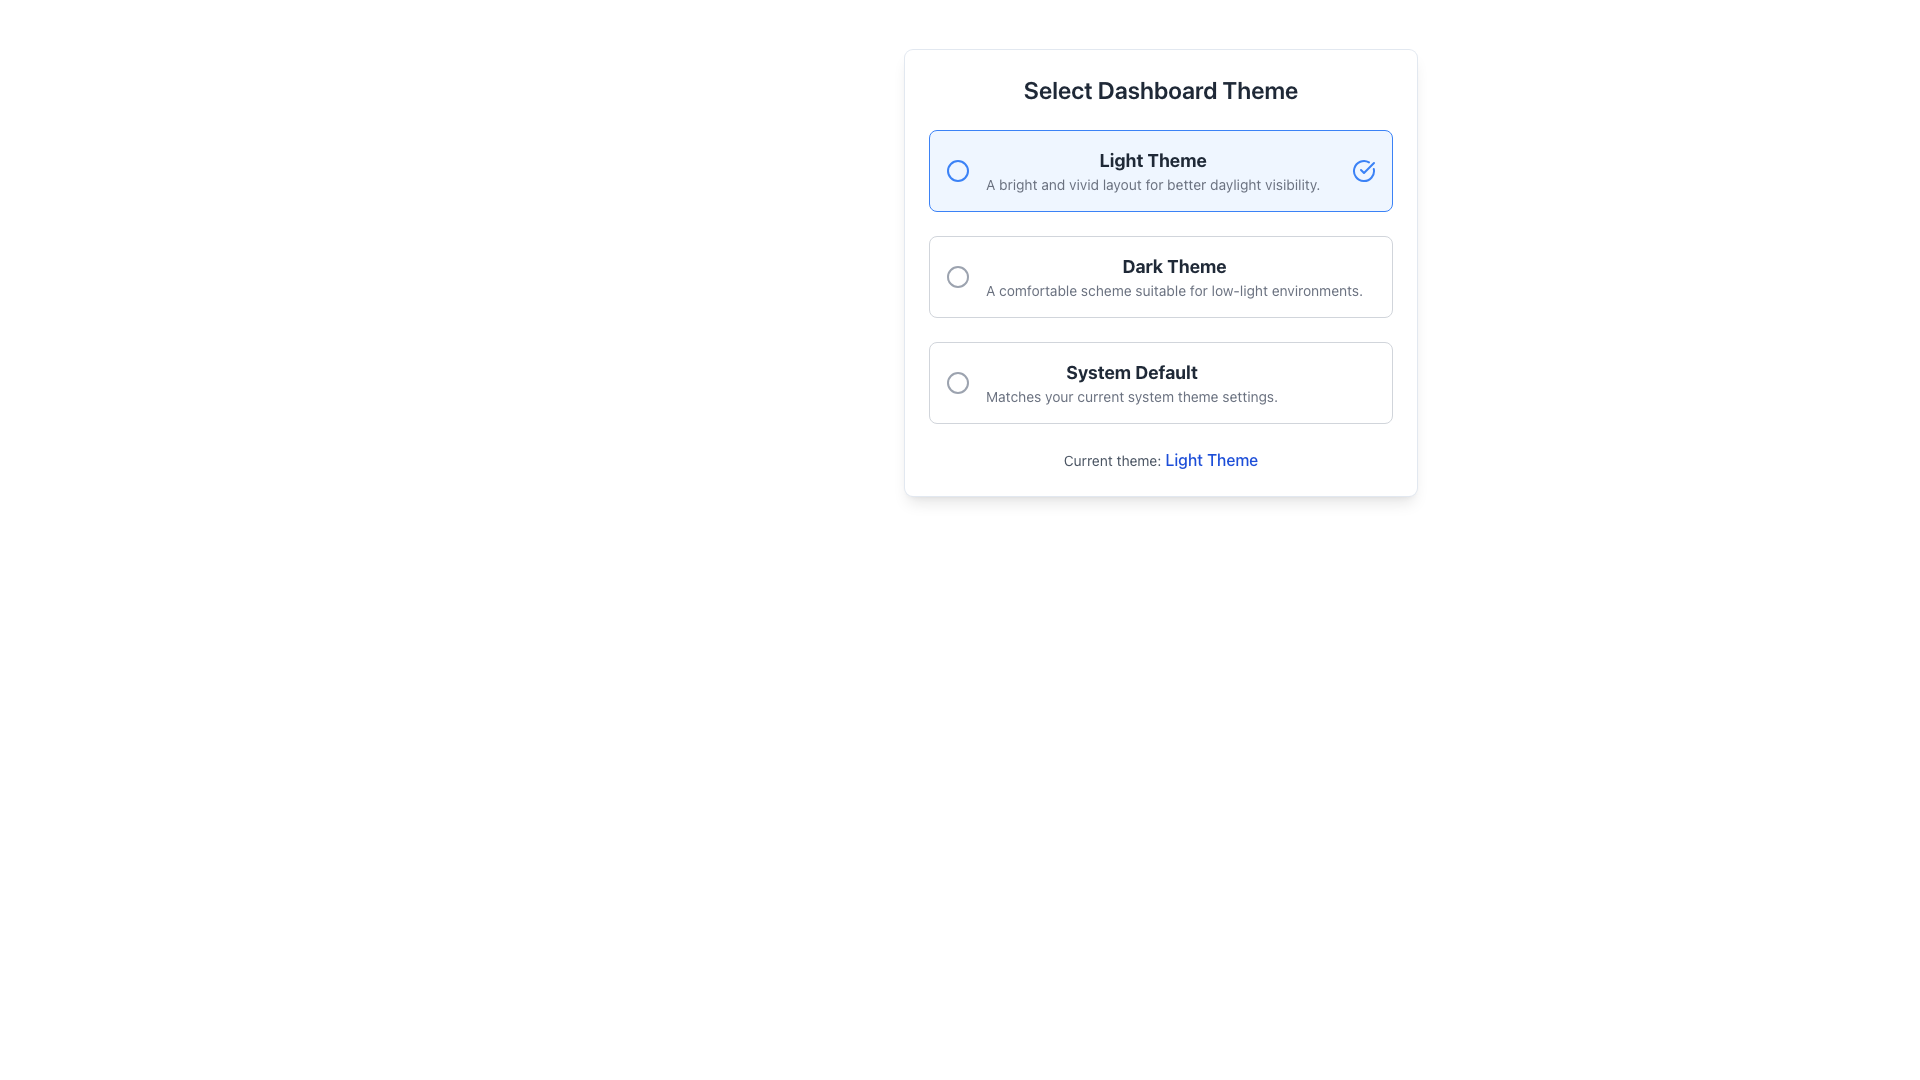 The image size is (1920, 1080). Describe the element at coordinates (1132, 373) in the screenshot. I see `the 'System Default' text label, which is displayed in bold and large dark gray font, positioned above the smaller descriptive text in the 'Select Dashboard Theme' section` at that location.